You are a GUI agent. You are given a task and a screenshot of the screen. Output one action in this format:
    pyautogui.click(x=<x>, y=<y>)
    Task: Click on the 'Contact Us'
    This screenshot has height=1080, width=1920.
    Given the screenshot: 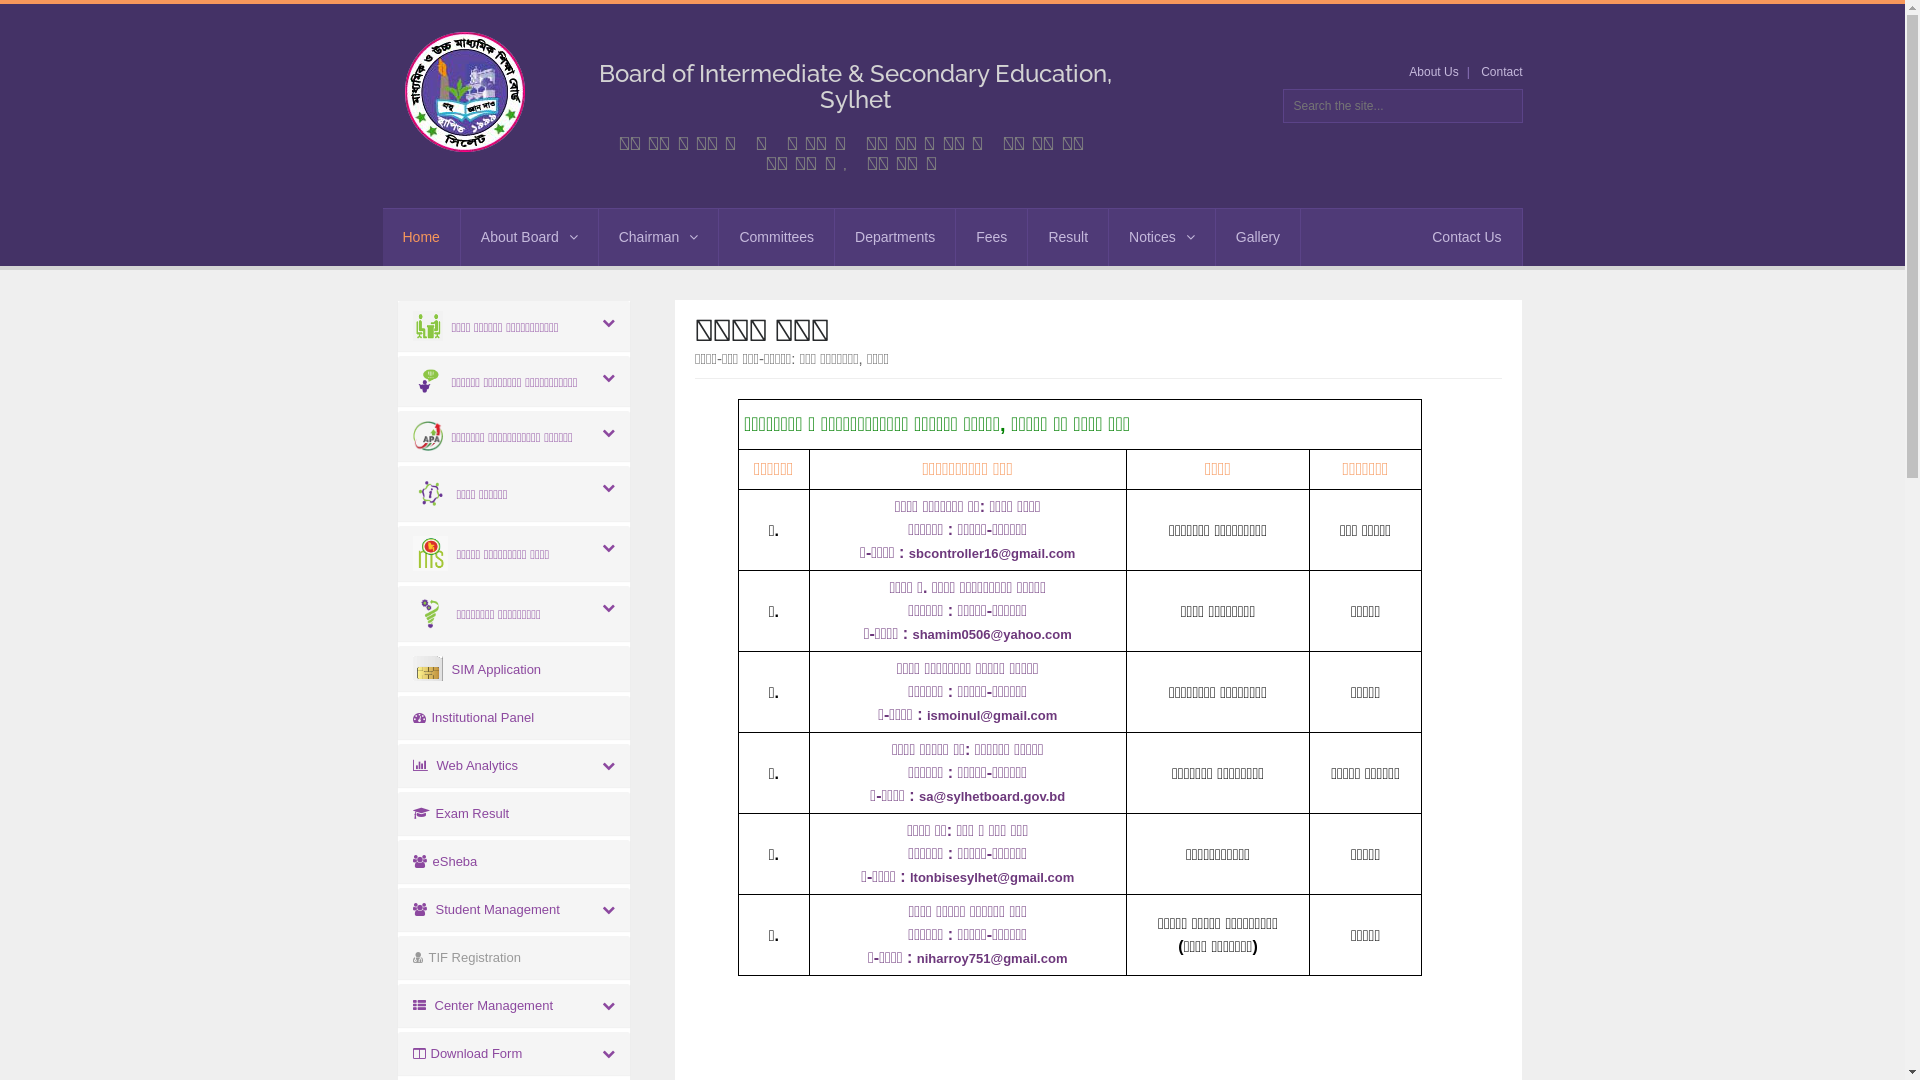 What is the action you would take?
    pyautogui.click(x=1466, y=236)
    